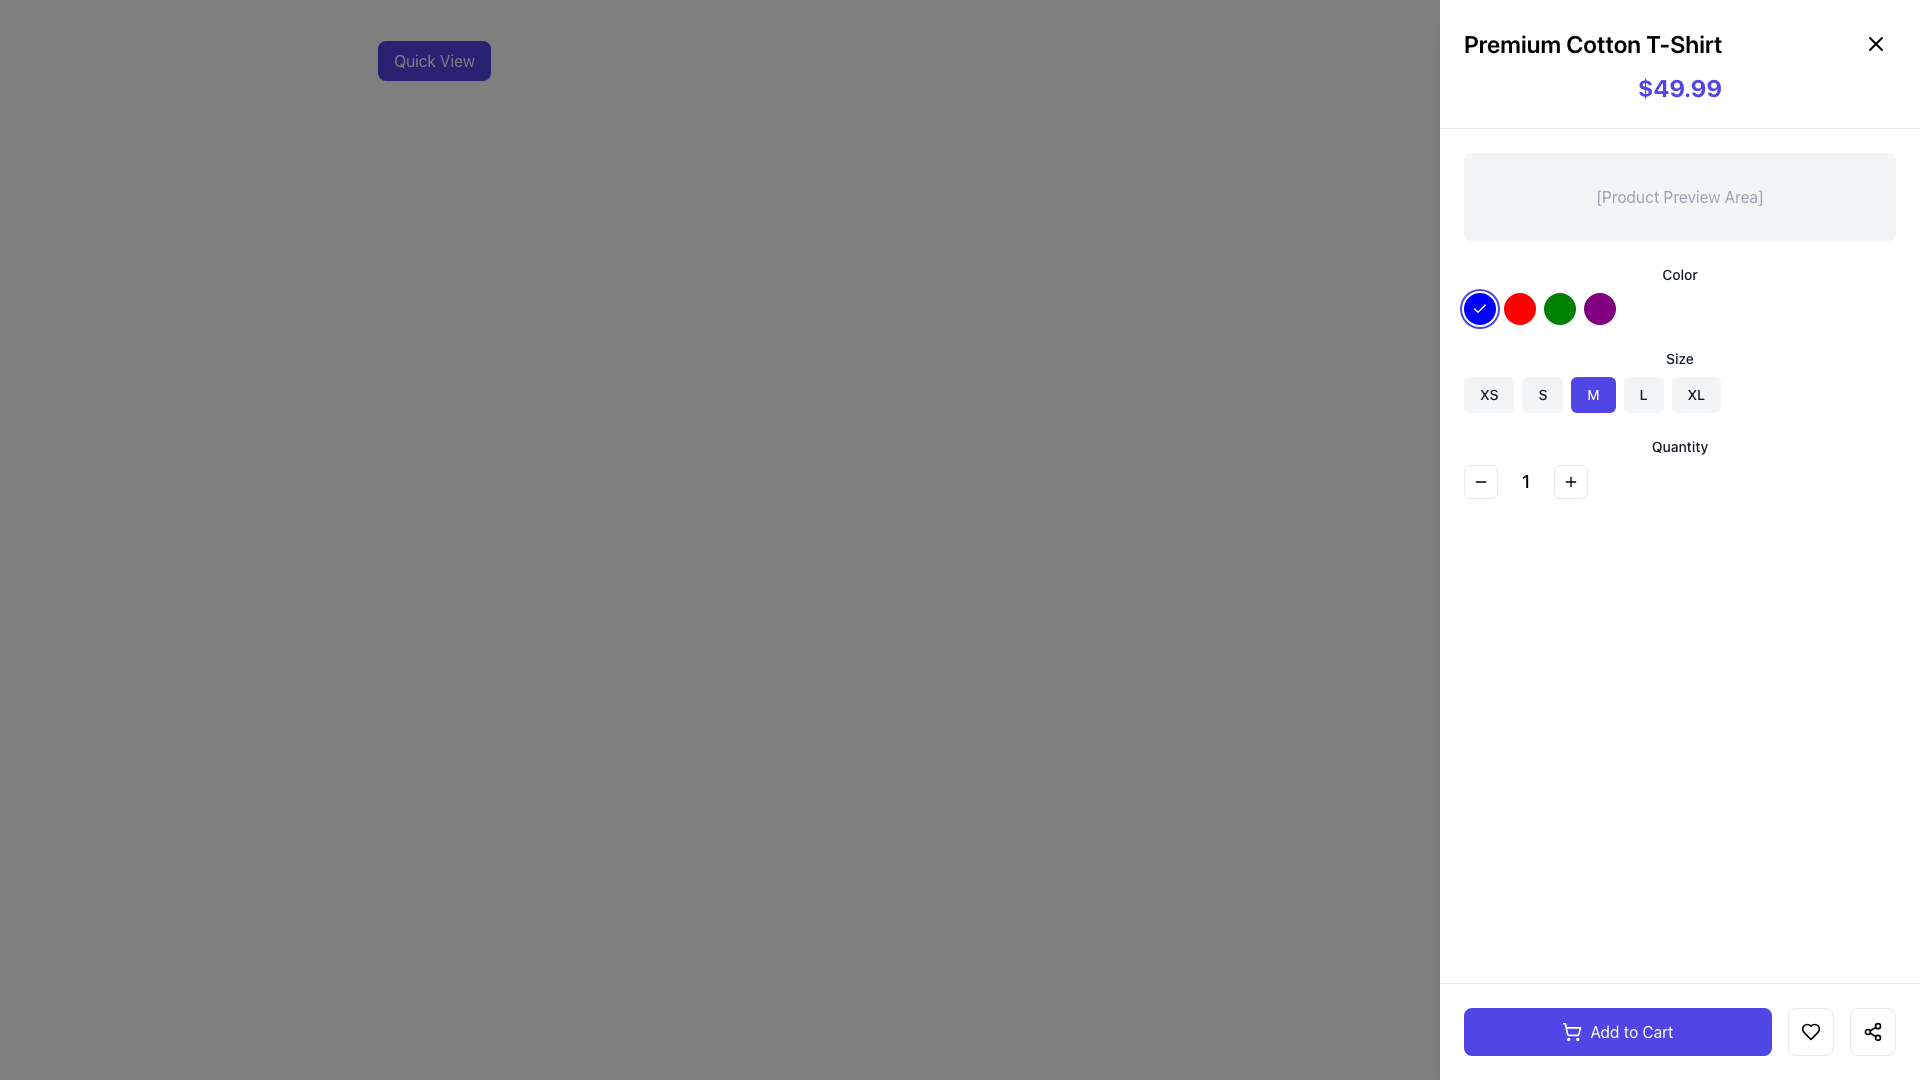 The height and width of the screenshot is (1080, 1920). What do you see at coordinates (433, 60) in the screenshot?
I see `the 'Quick View' button, which is a rectangular button with a dark blue background and rounded corners` at bounding box center [433, 60].